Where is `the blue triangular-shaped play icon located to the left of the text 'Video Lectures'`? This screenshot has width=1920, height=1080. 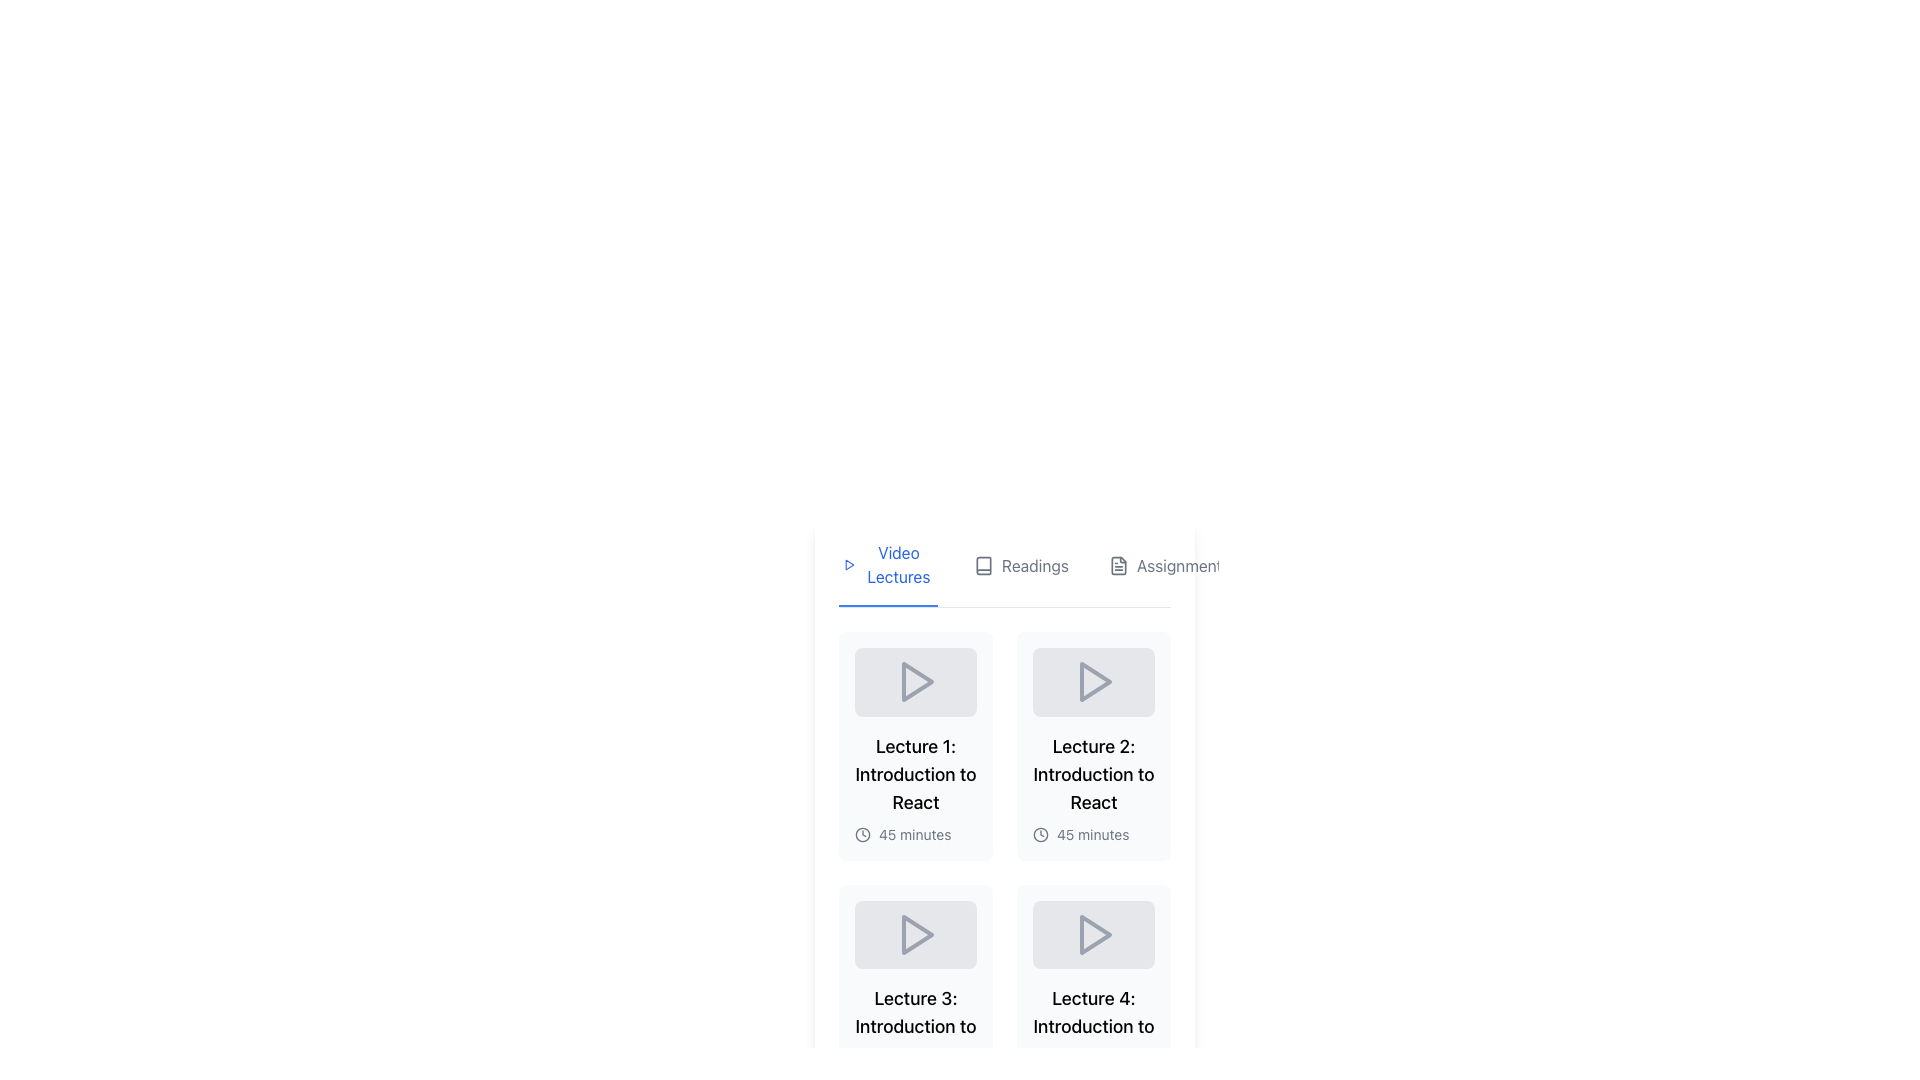
the blue triangular-shaped play icon located to the left of the text 'Video Lectures' is located at coordinates (849, 564).